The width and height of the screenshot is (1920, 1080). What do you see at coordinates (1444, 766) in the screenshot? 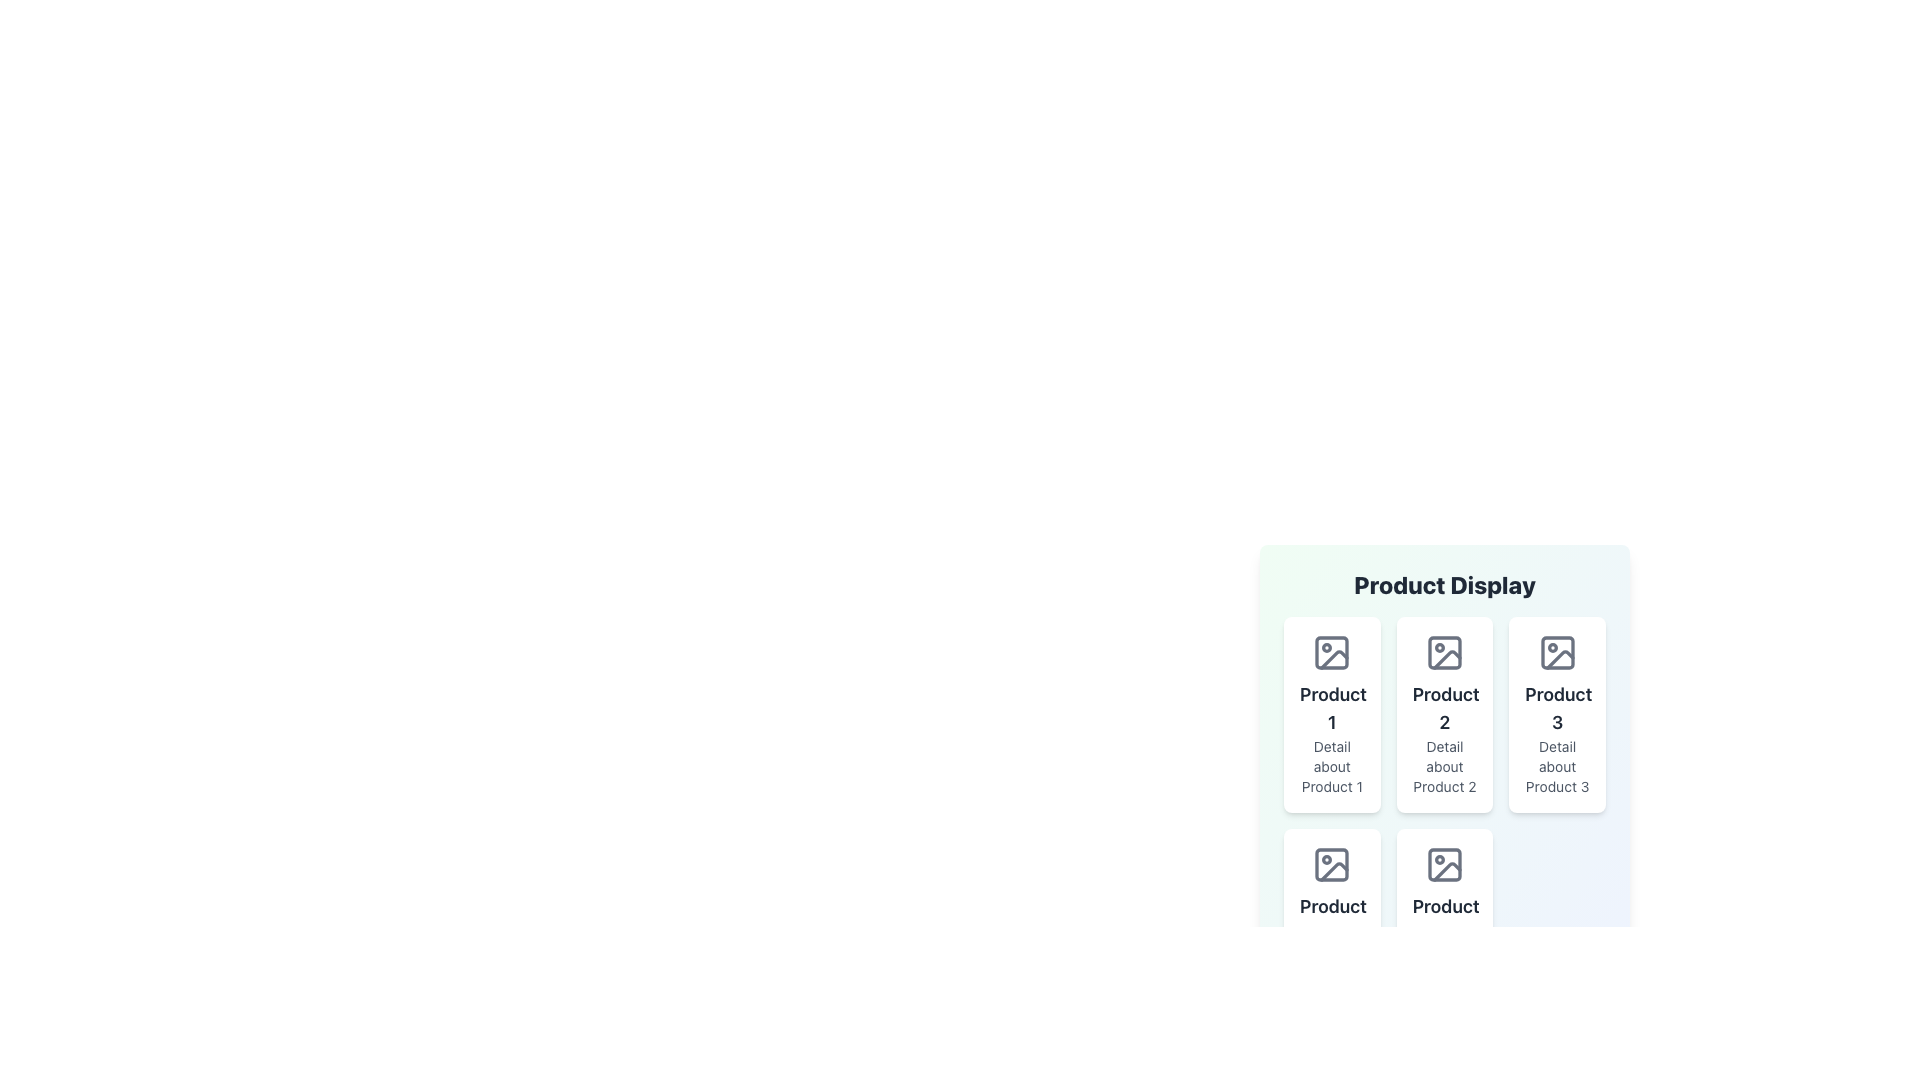
I see `static text element displaying 'Detail about Product 2', which is styled with small-sized gray text and located directly below the heading 'Product 2'` at bounding box center [1444, 766].